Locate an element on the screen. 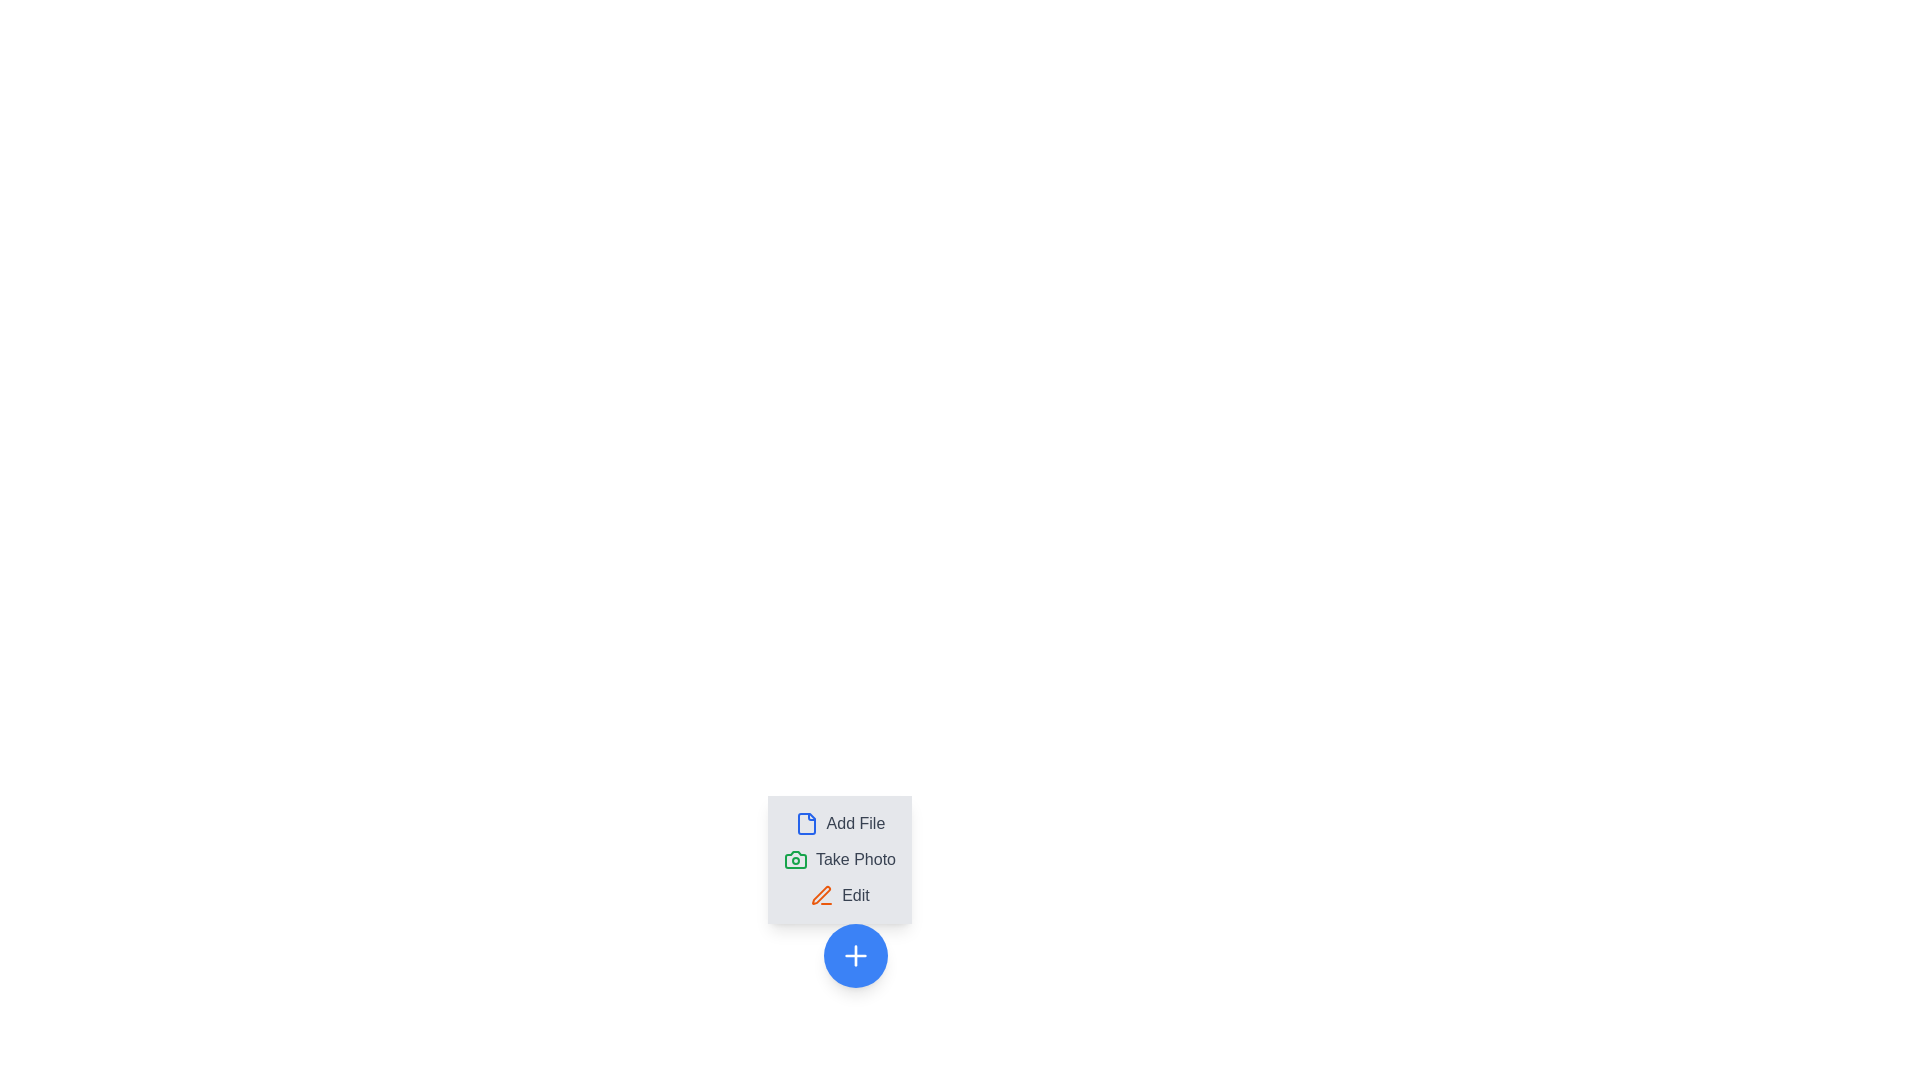 This screenshot has height=1080, width=1920. the camera icon, which has a square shape with an inward curve on top and a circular lens area, prominently styled in green, located in the second row of icons in the modal menu is located at coordinates (795, 859).